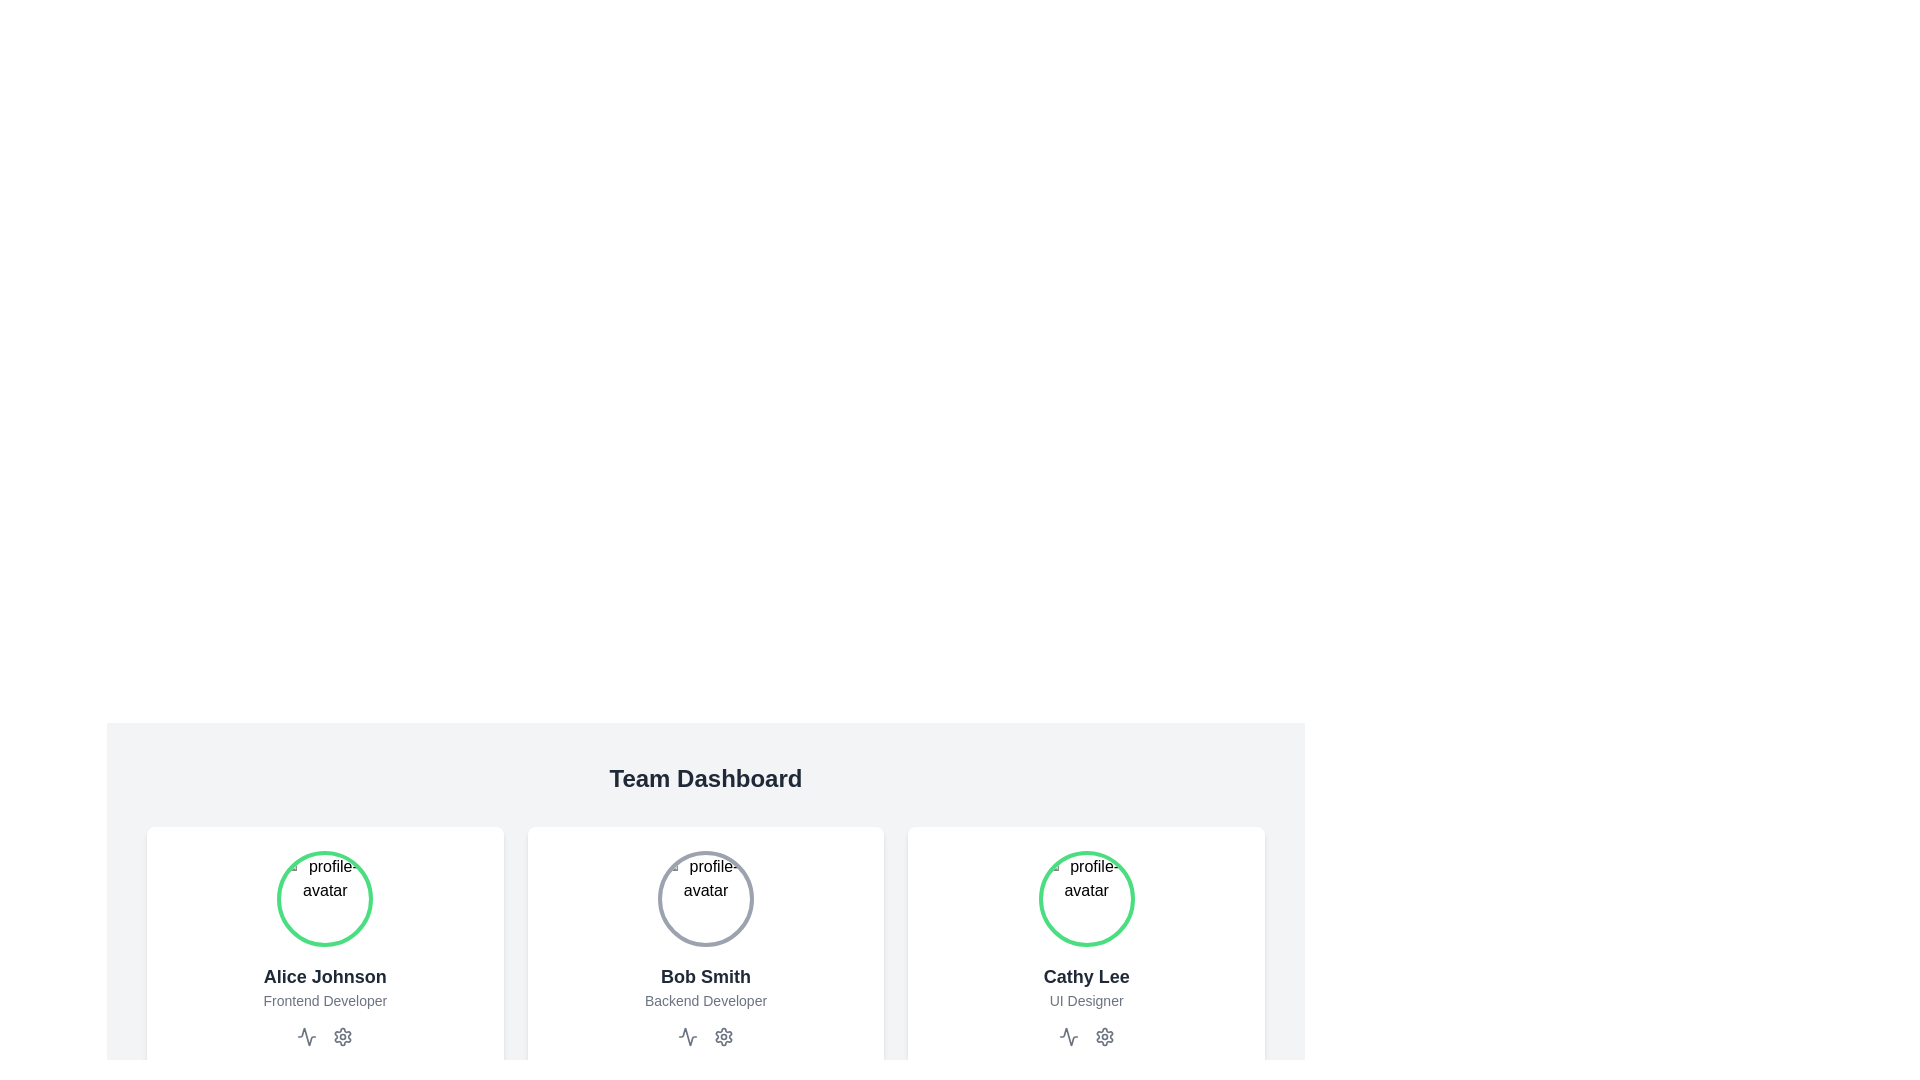 The width and height of the screenshot is (1920, 1080). I want to click on text label displaying the job title 'UI Designer', which is styled in gray and positioned directly below the name 'Cathy Lee' within the team member card, so click(1085, 1001).